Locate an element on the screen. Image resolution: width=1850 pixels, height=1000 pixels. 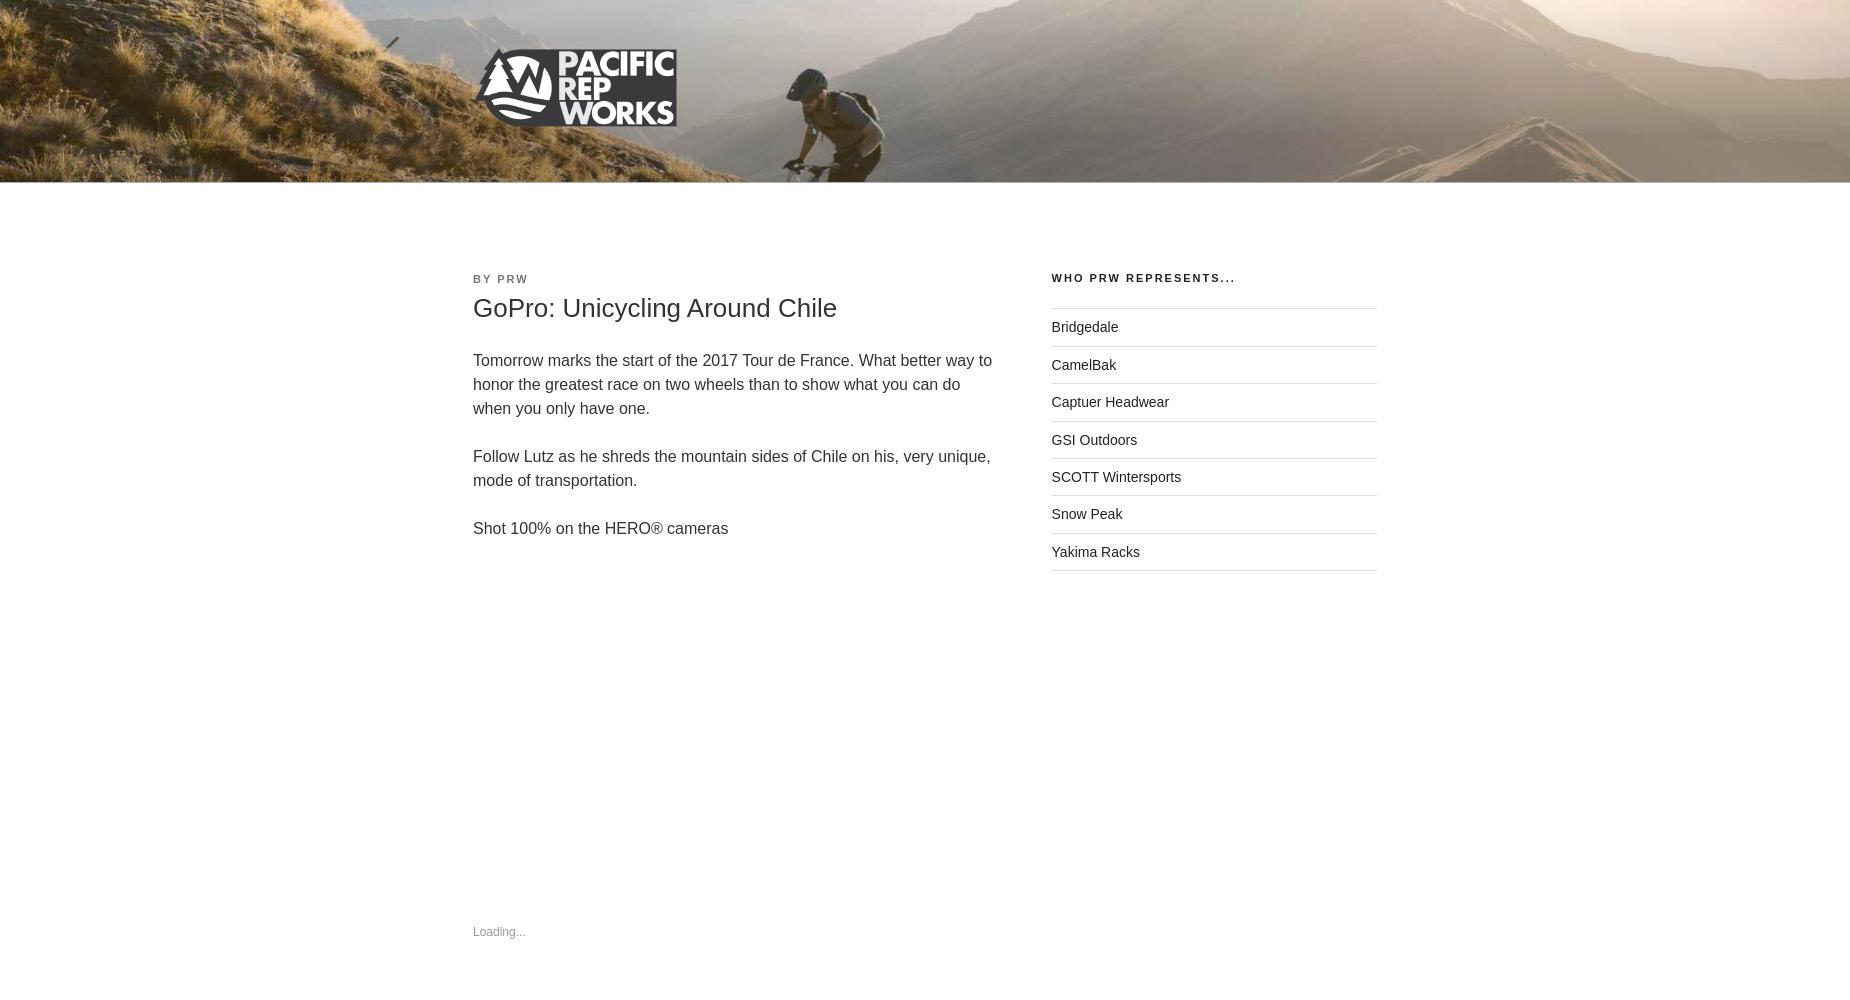
'Follow Lutz as he shreds the mountain sides of Chile on his, very unique, mode of transportation.' is located at coordinates (731, 467).